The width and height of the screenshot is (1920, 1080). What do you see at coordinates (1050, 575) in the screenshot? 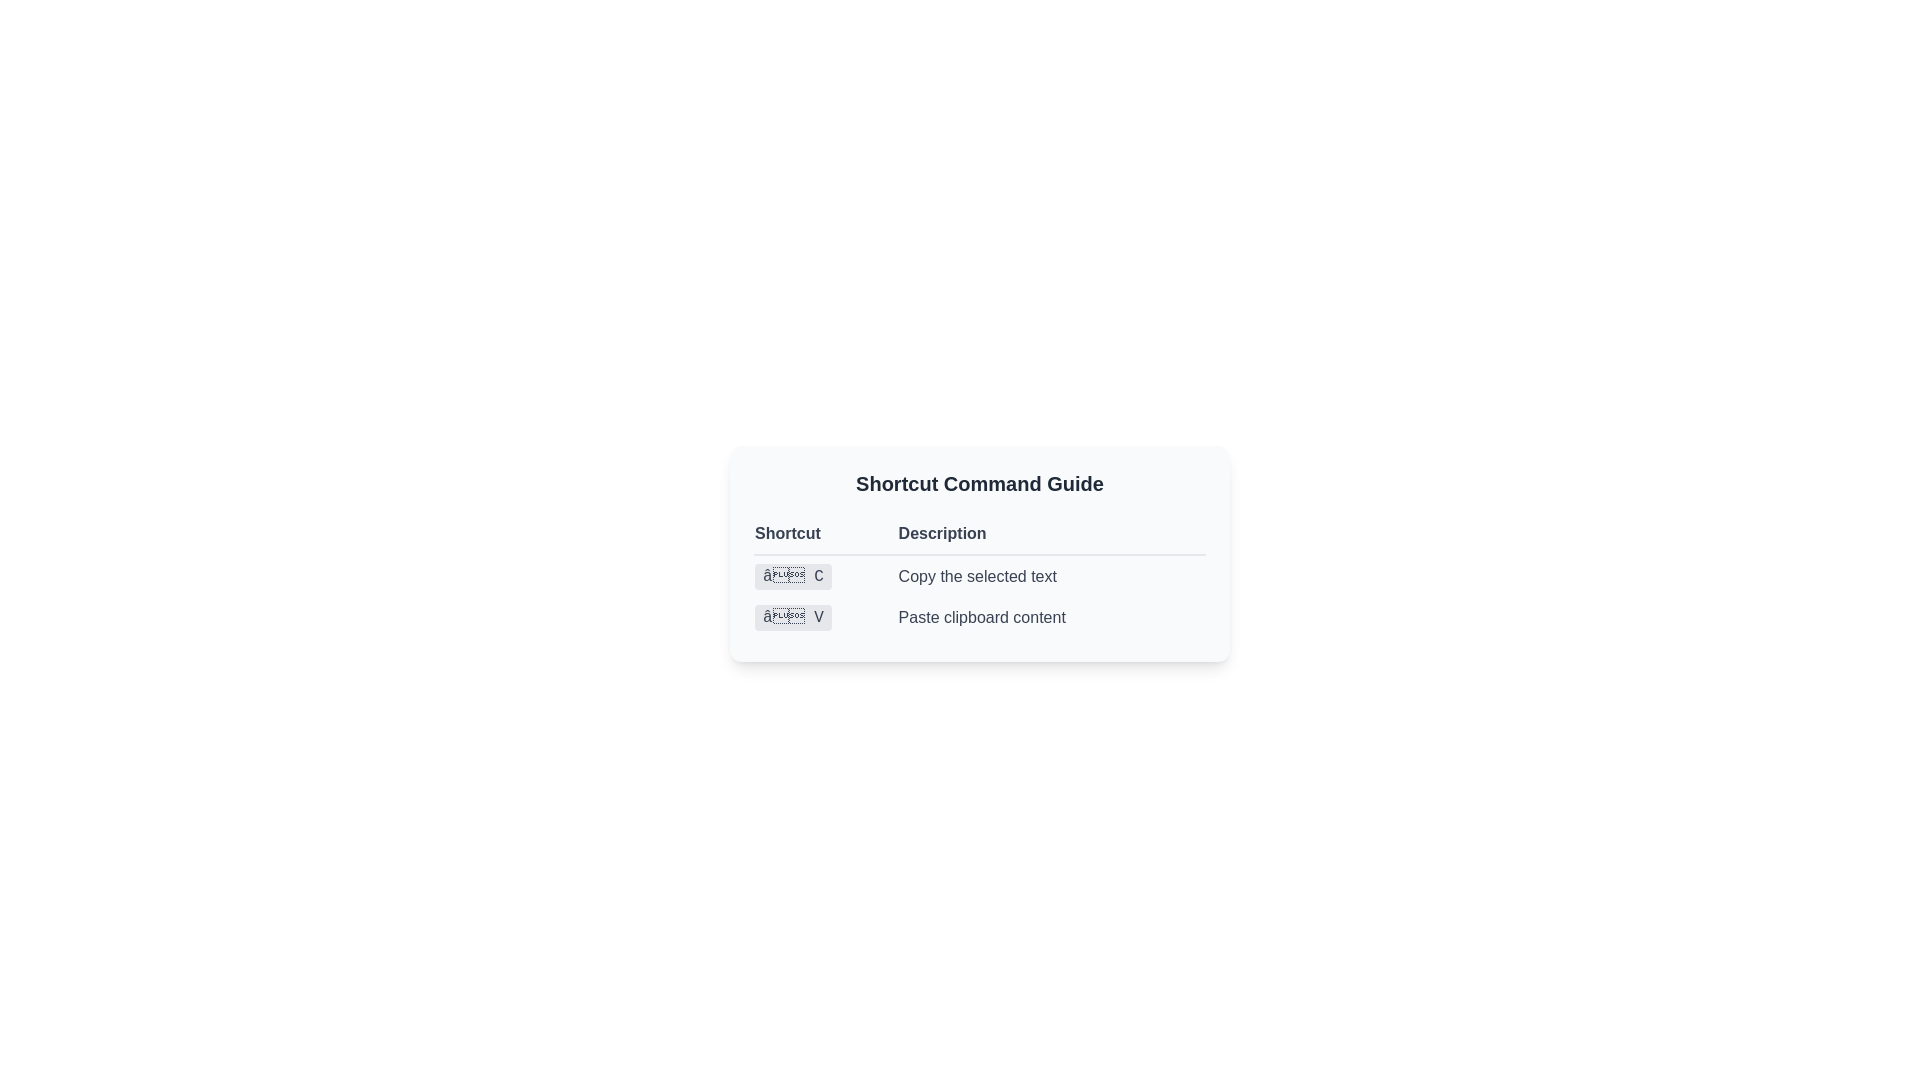
I see `the Text label in the 'Description' column of the command shortcut guide, which describes the shortcut key combination '⌘ C'` at bounding box center [1050, 575].